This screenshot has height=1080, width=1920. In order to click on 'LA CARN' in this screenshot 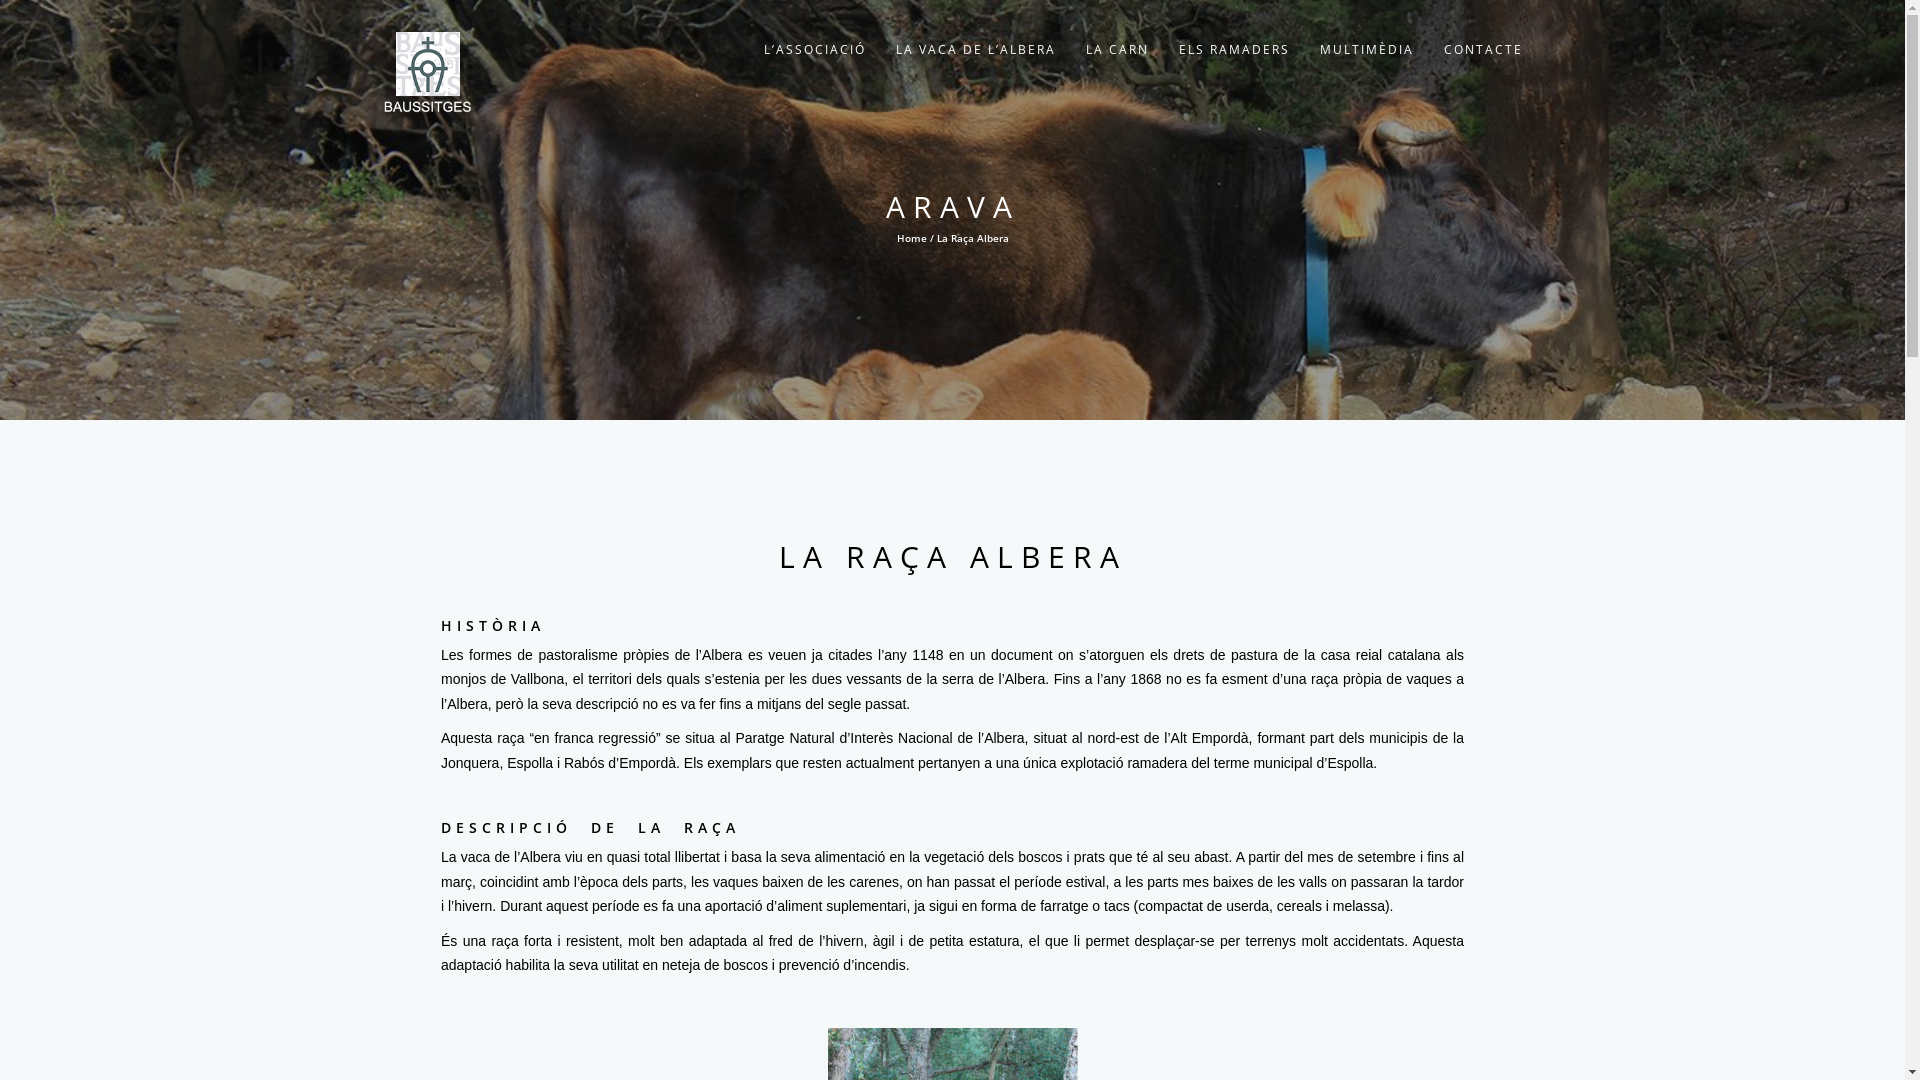, I will do `click(1115, 49)`.